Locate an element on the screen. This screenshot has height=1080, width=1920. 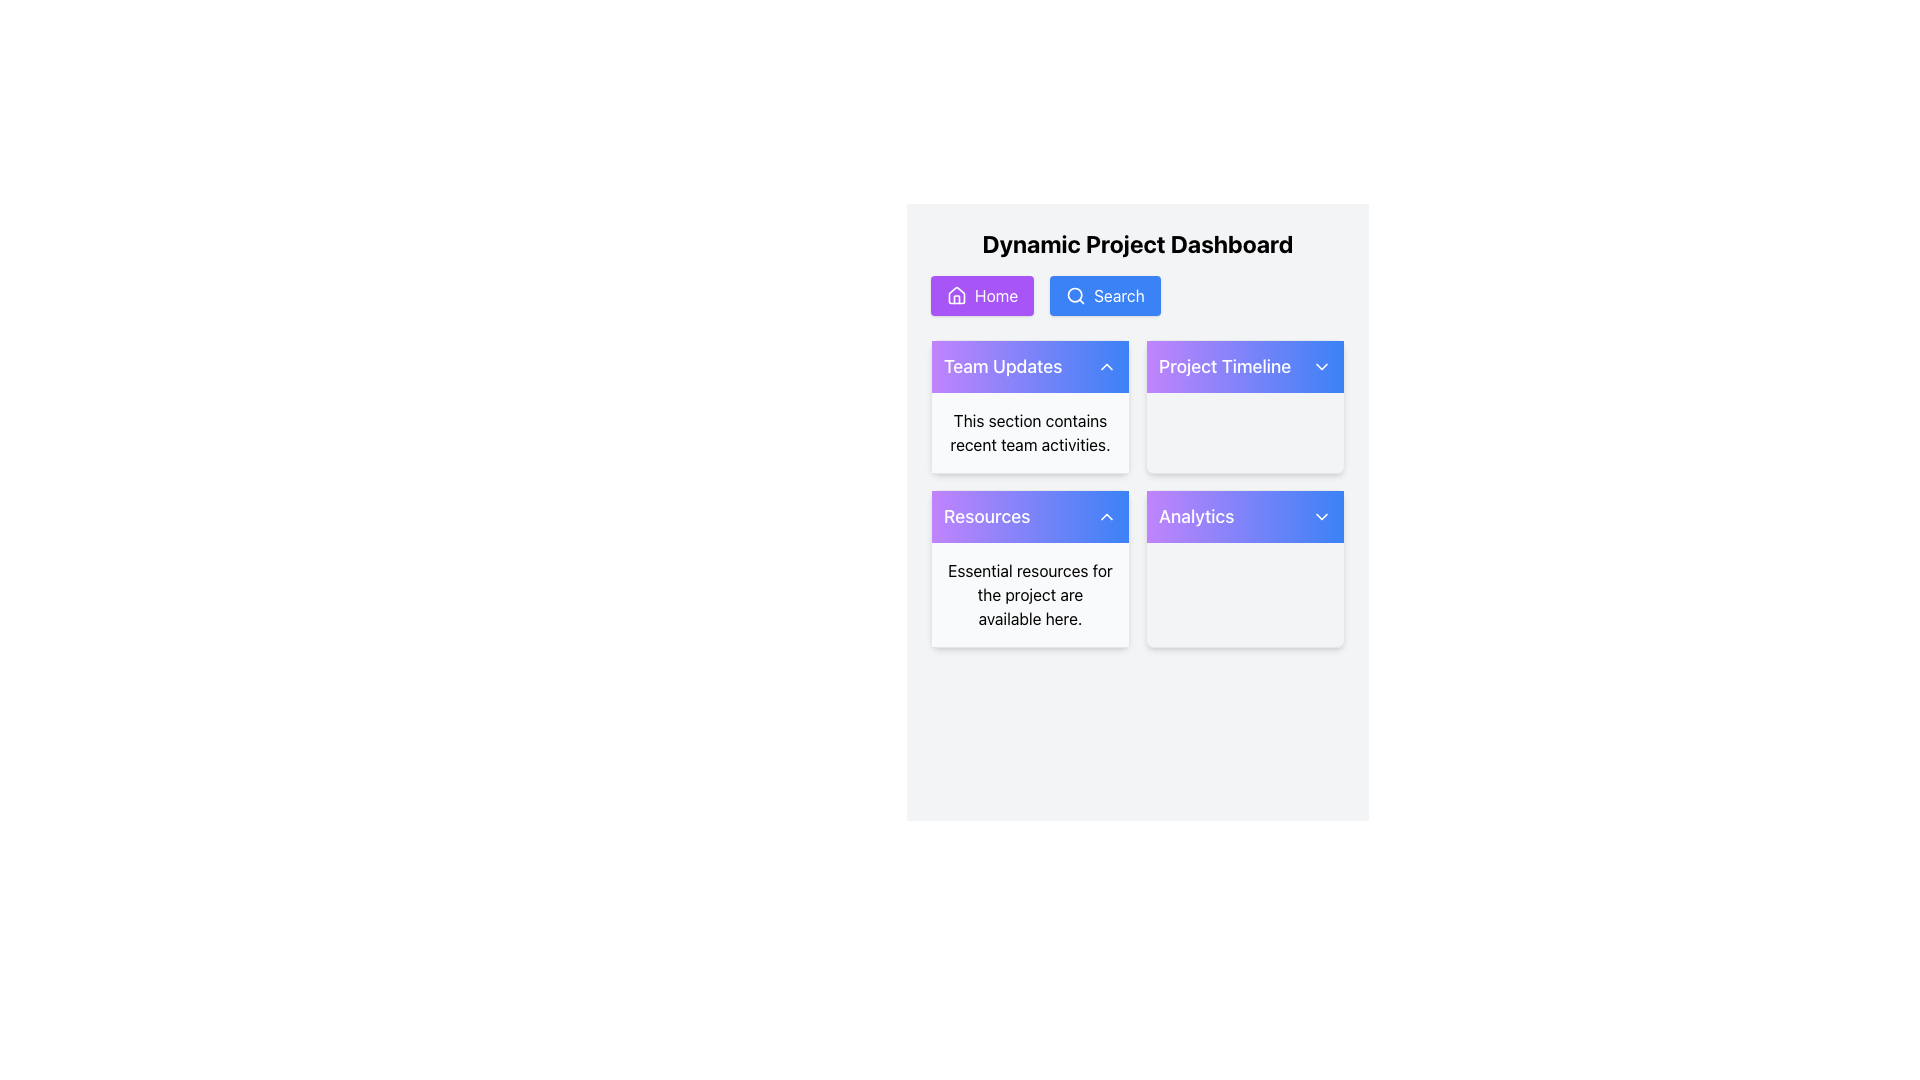
the toggle icon located in the header of the 'Team Updates' card is located at coordinates (1106, 366).